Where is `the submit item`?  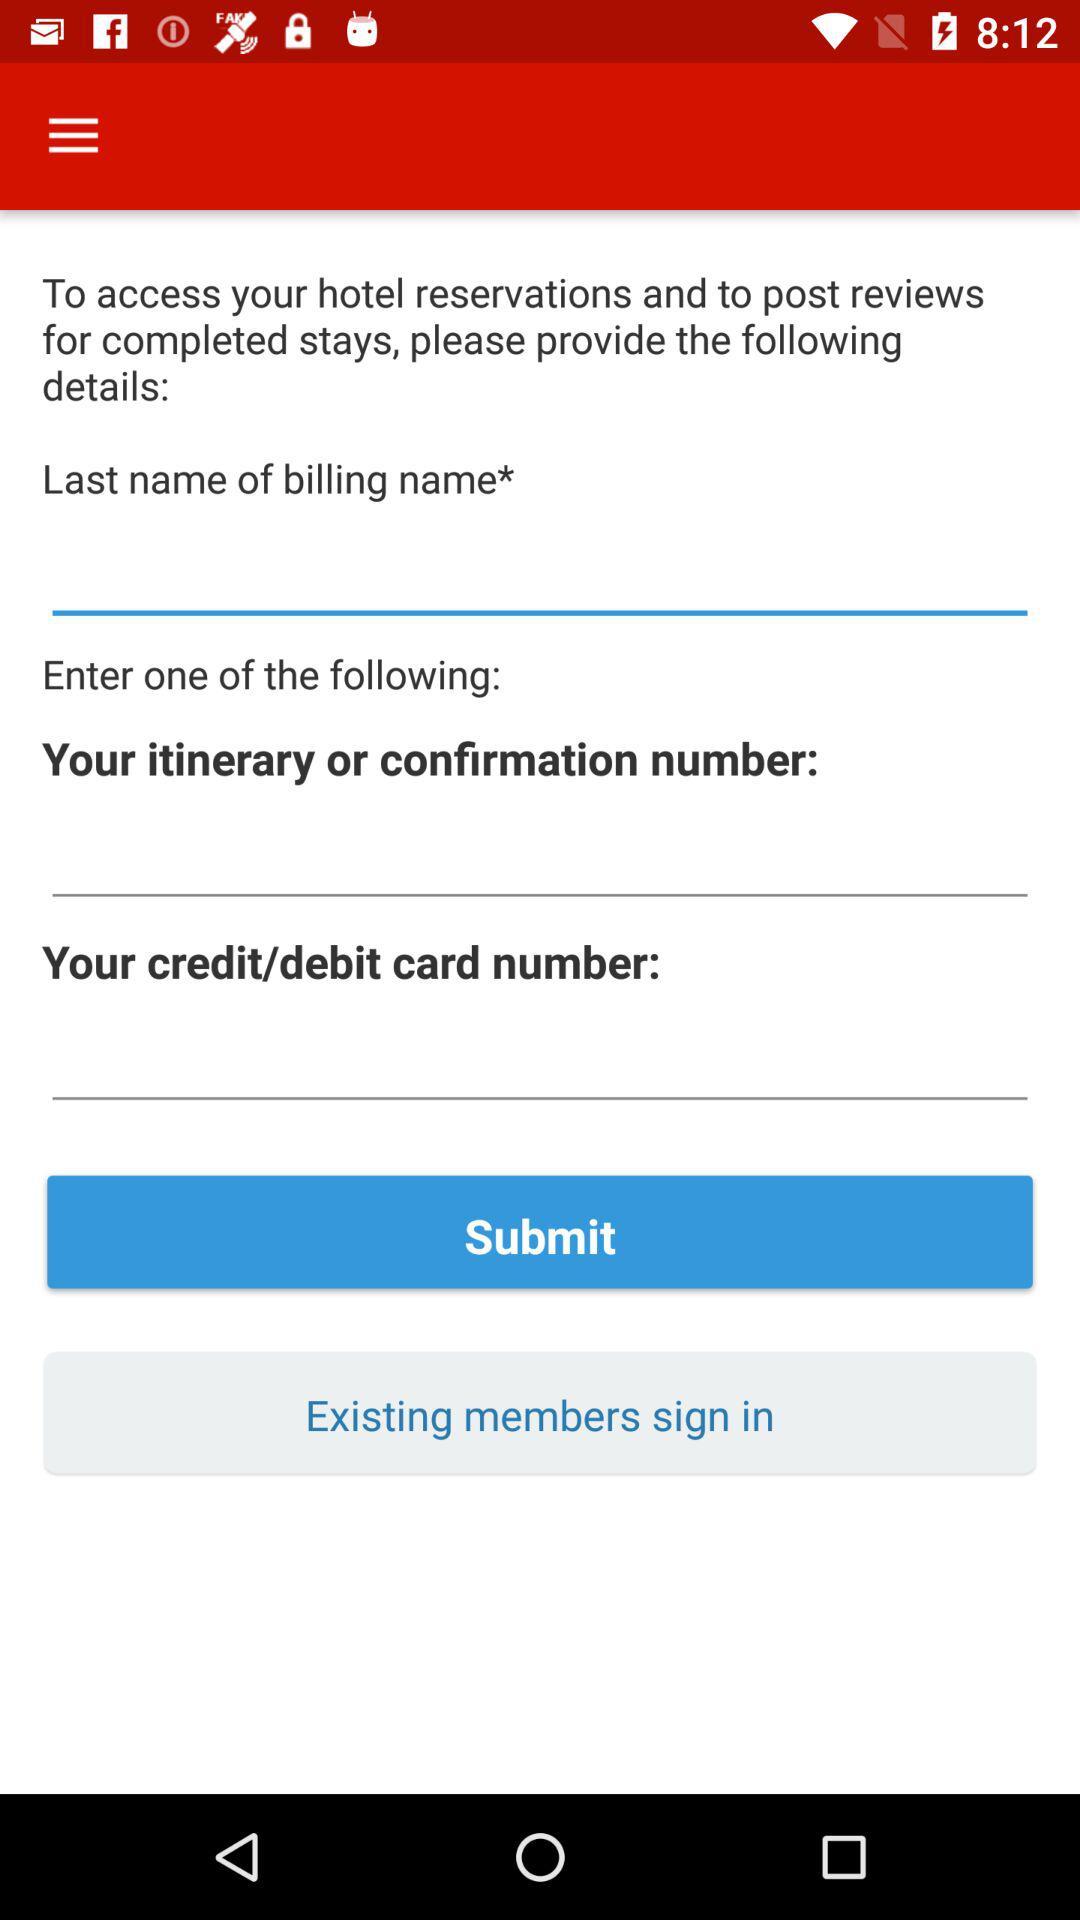 the submit item is located at coordinates (540, 1234).